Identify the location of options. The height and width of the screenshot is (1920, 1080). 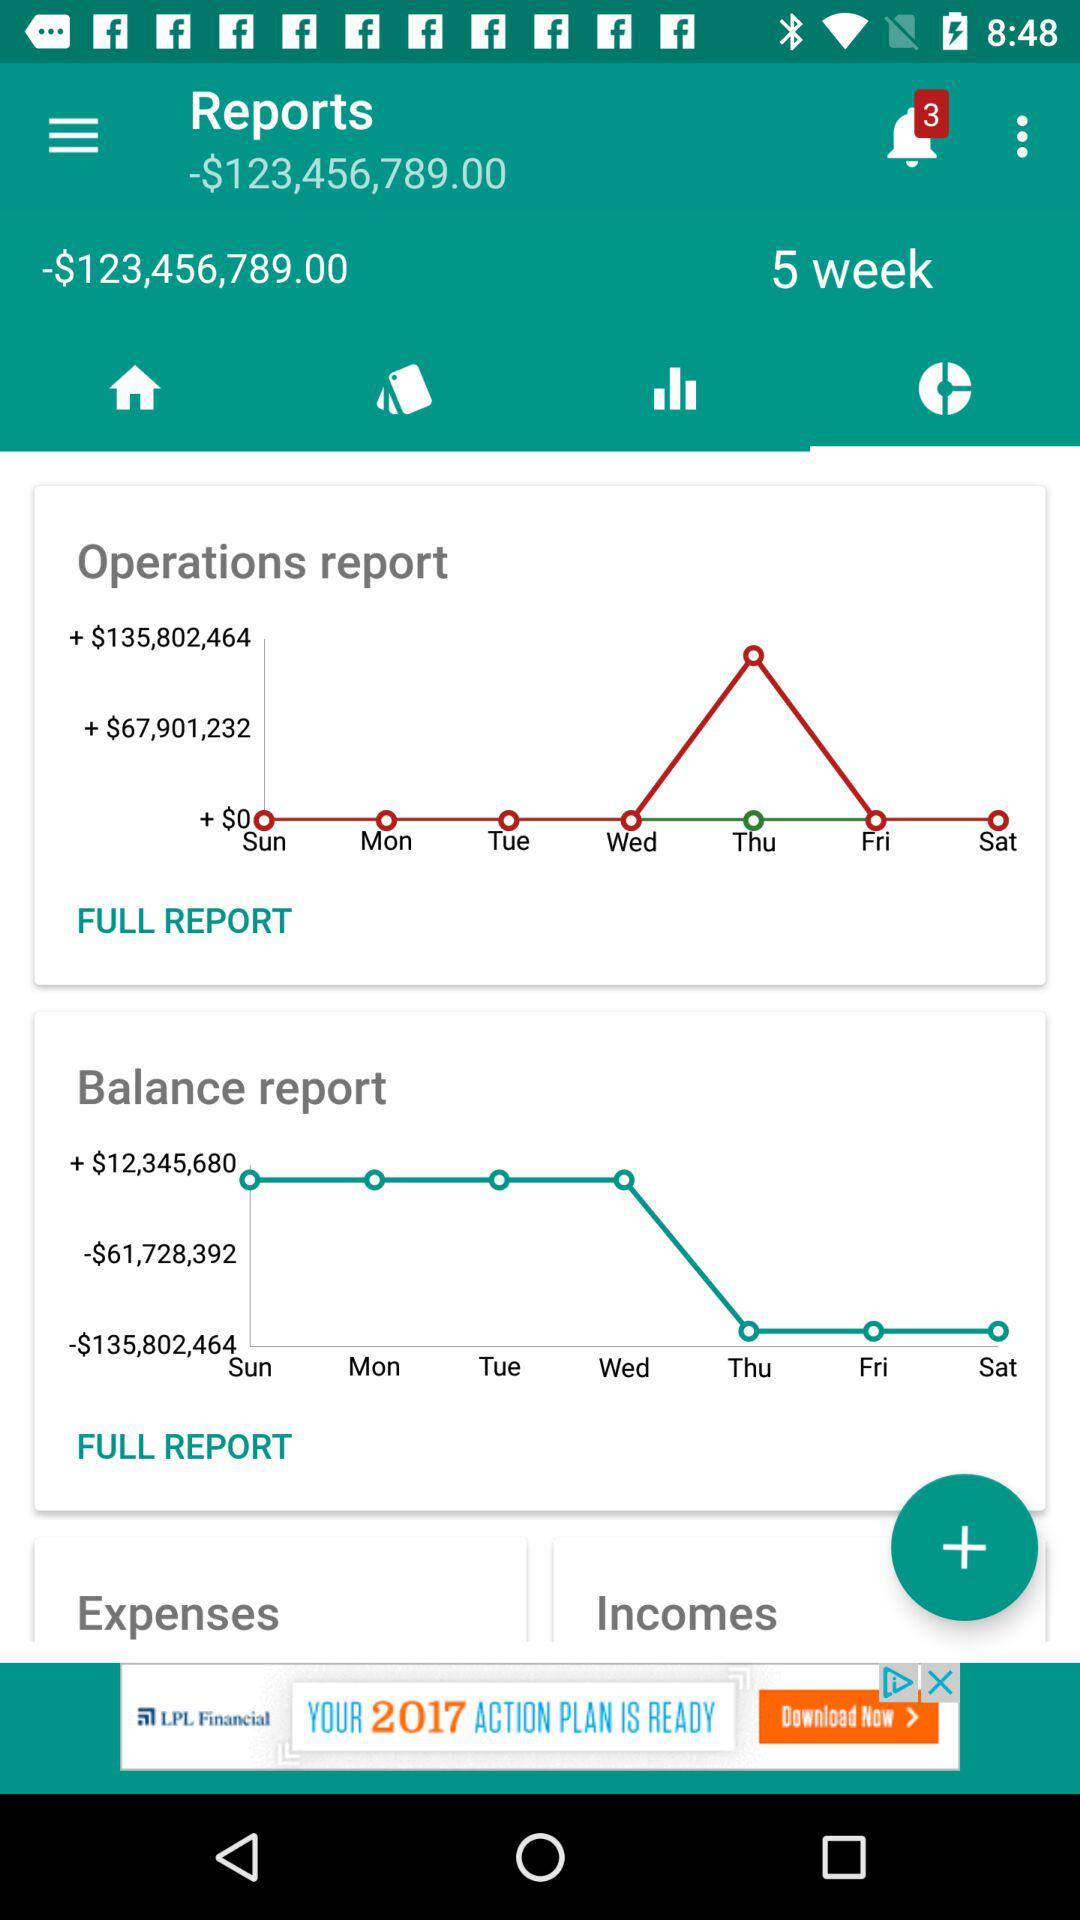
(963, 1546).